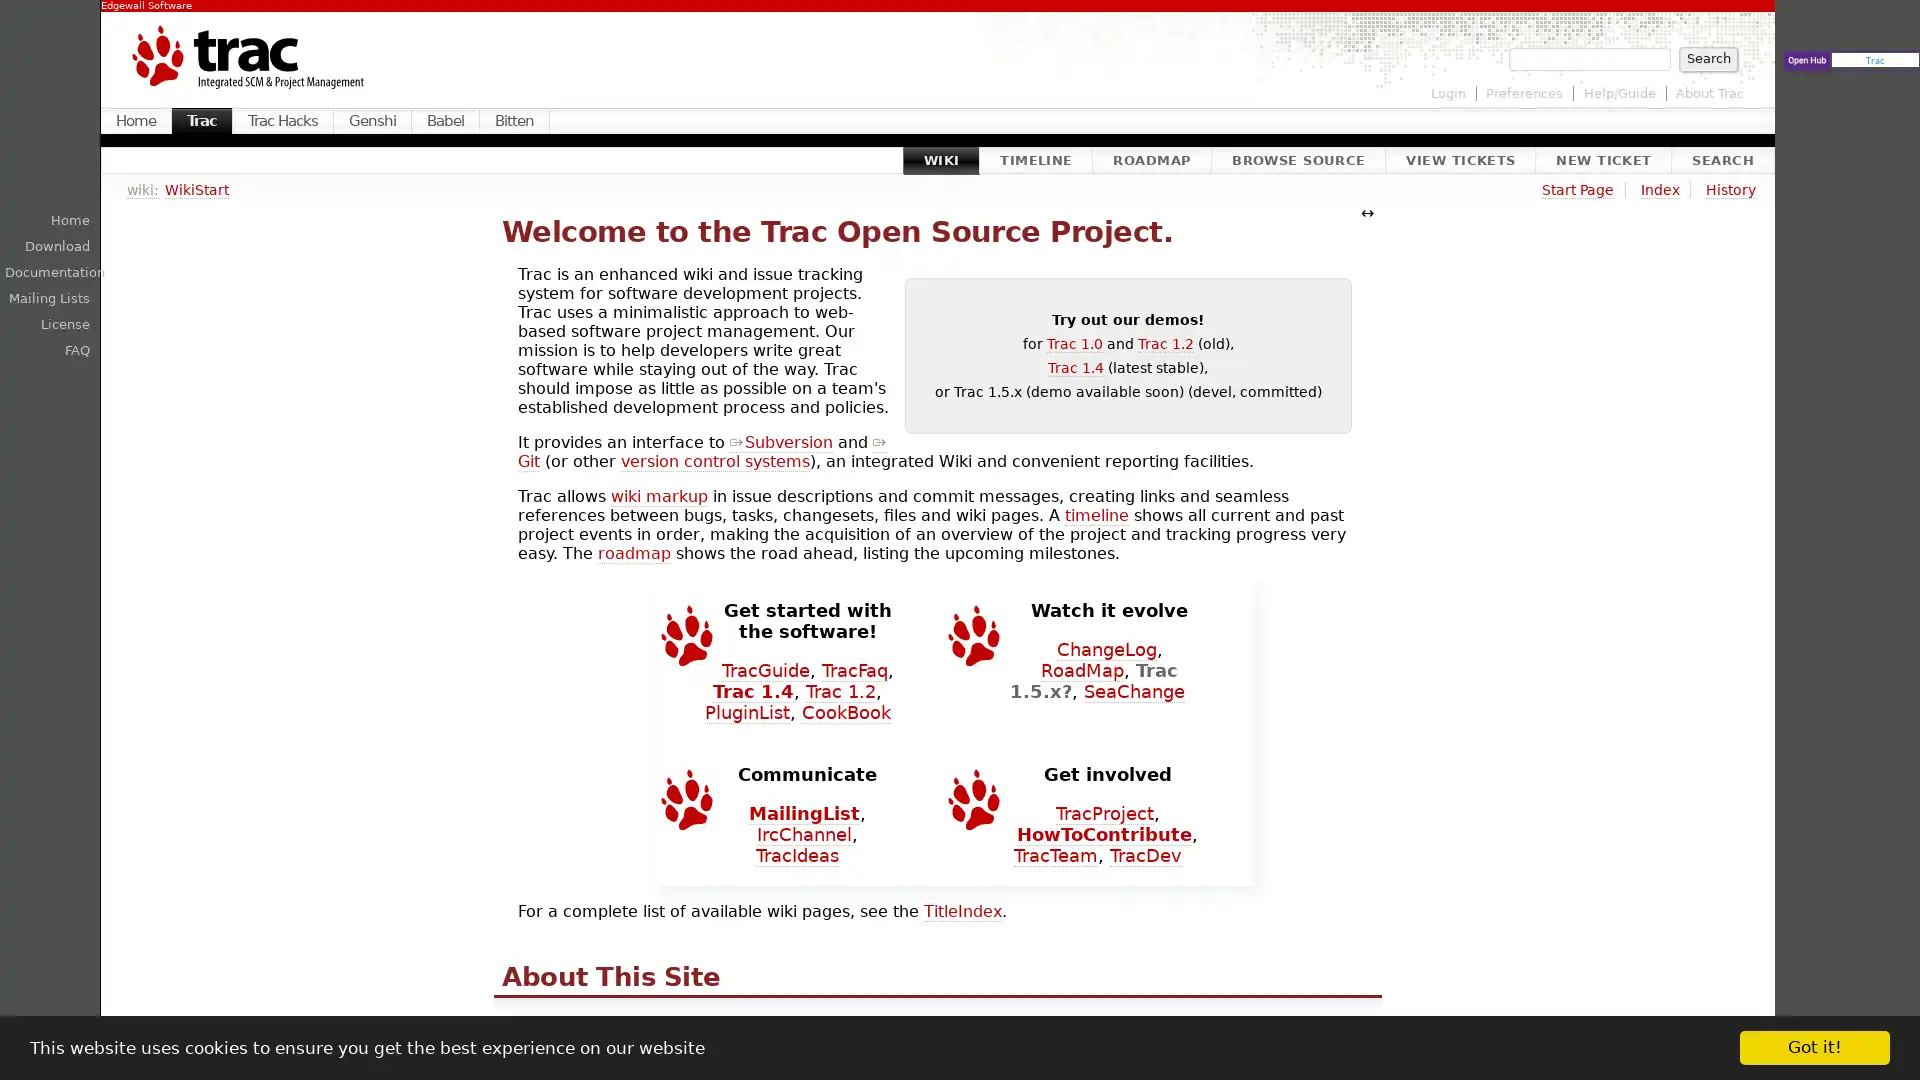 This screenshot has width=1920, height=1080. What do you see at coordinates (1707, 57) in the screenshot?
I see `Search` at bounding box center [1707, 57].